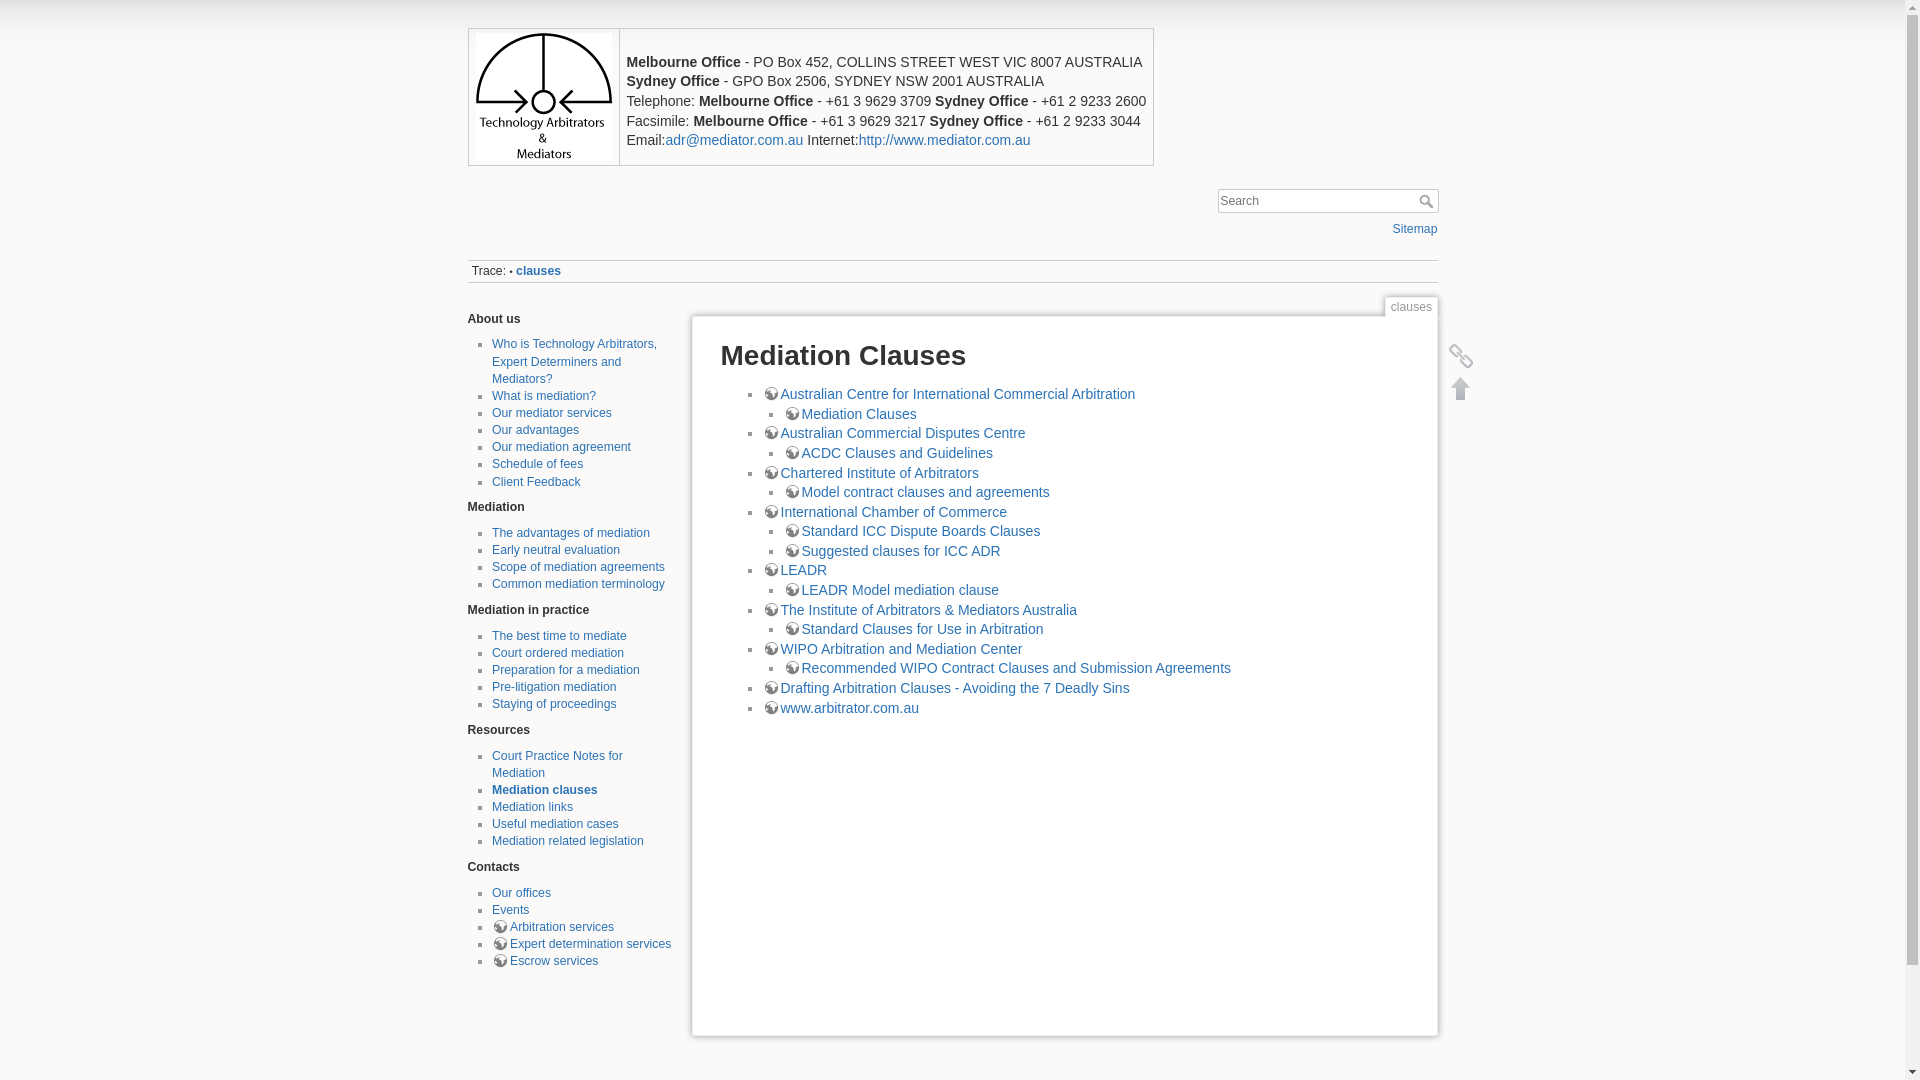 This screenshot has height=1080, width=1920. I want to click on 'Sitemap', so click(1414, 227).